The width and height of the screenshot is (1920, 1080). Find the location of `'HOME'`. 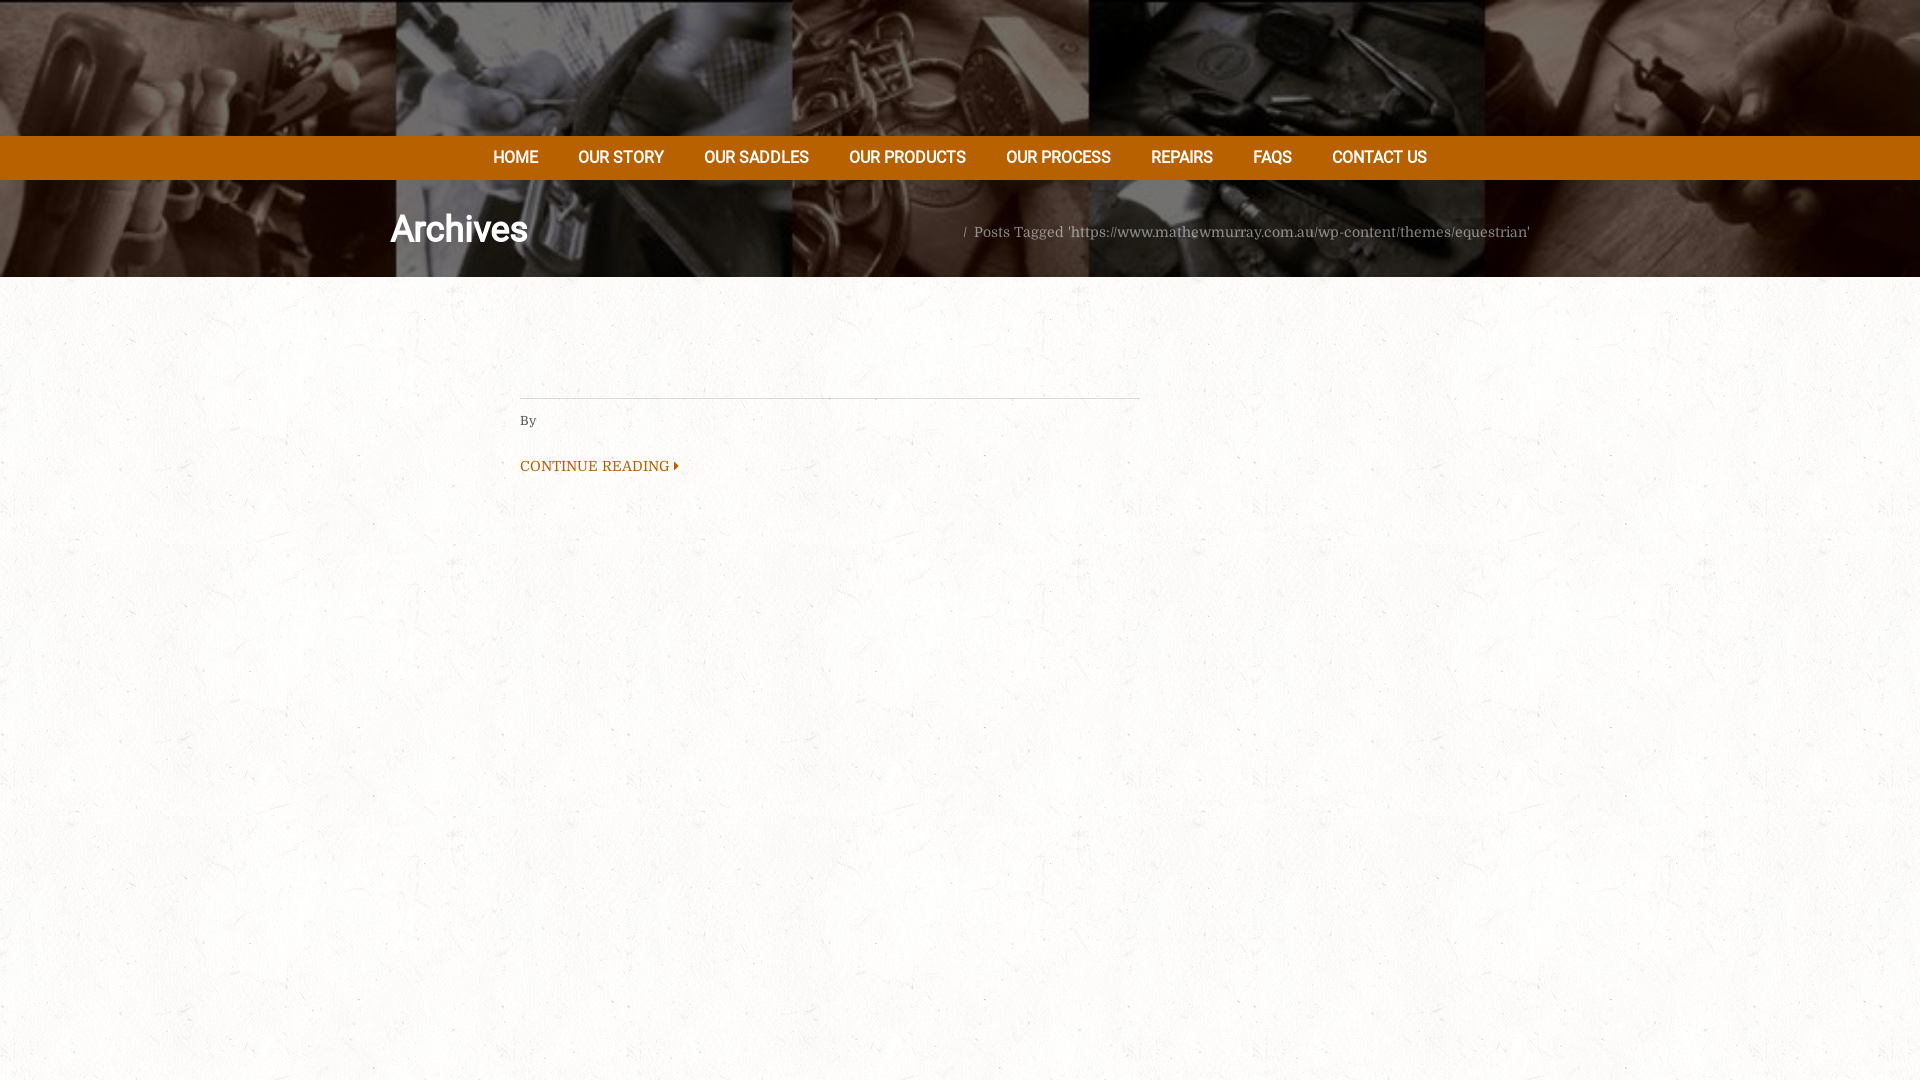

'HOME' is located at coordinates (515, 157).